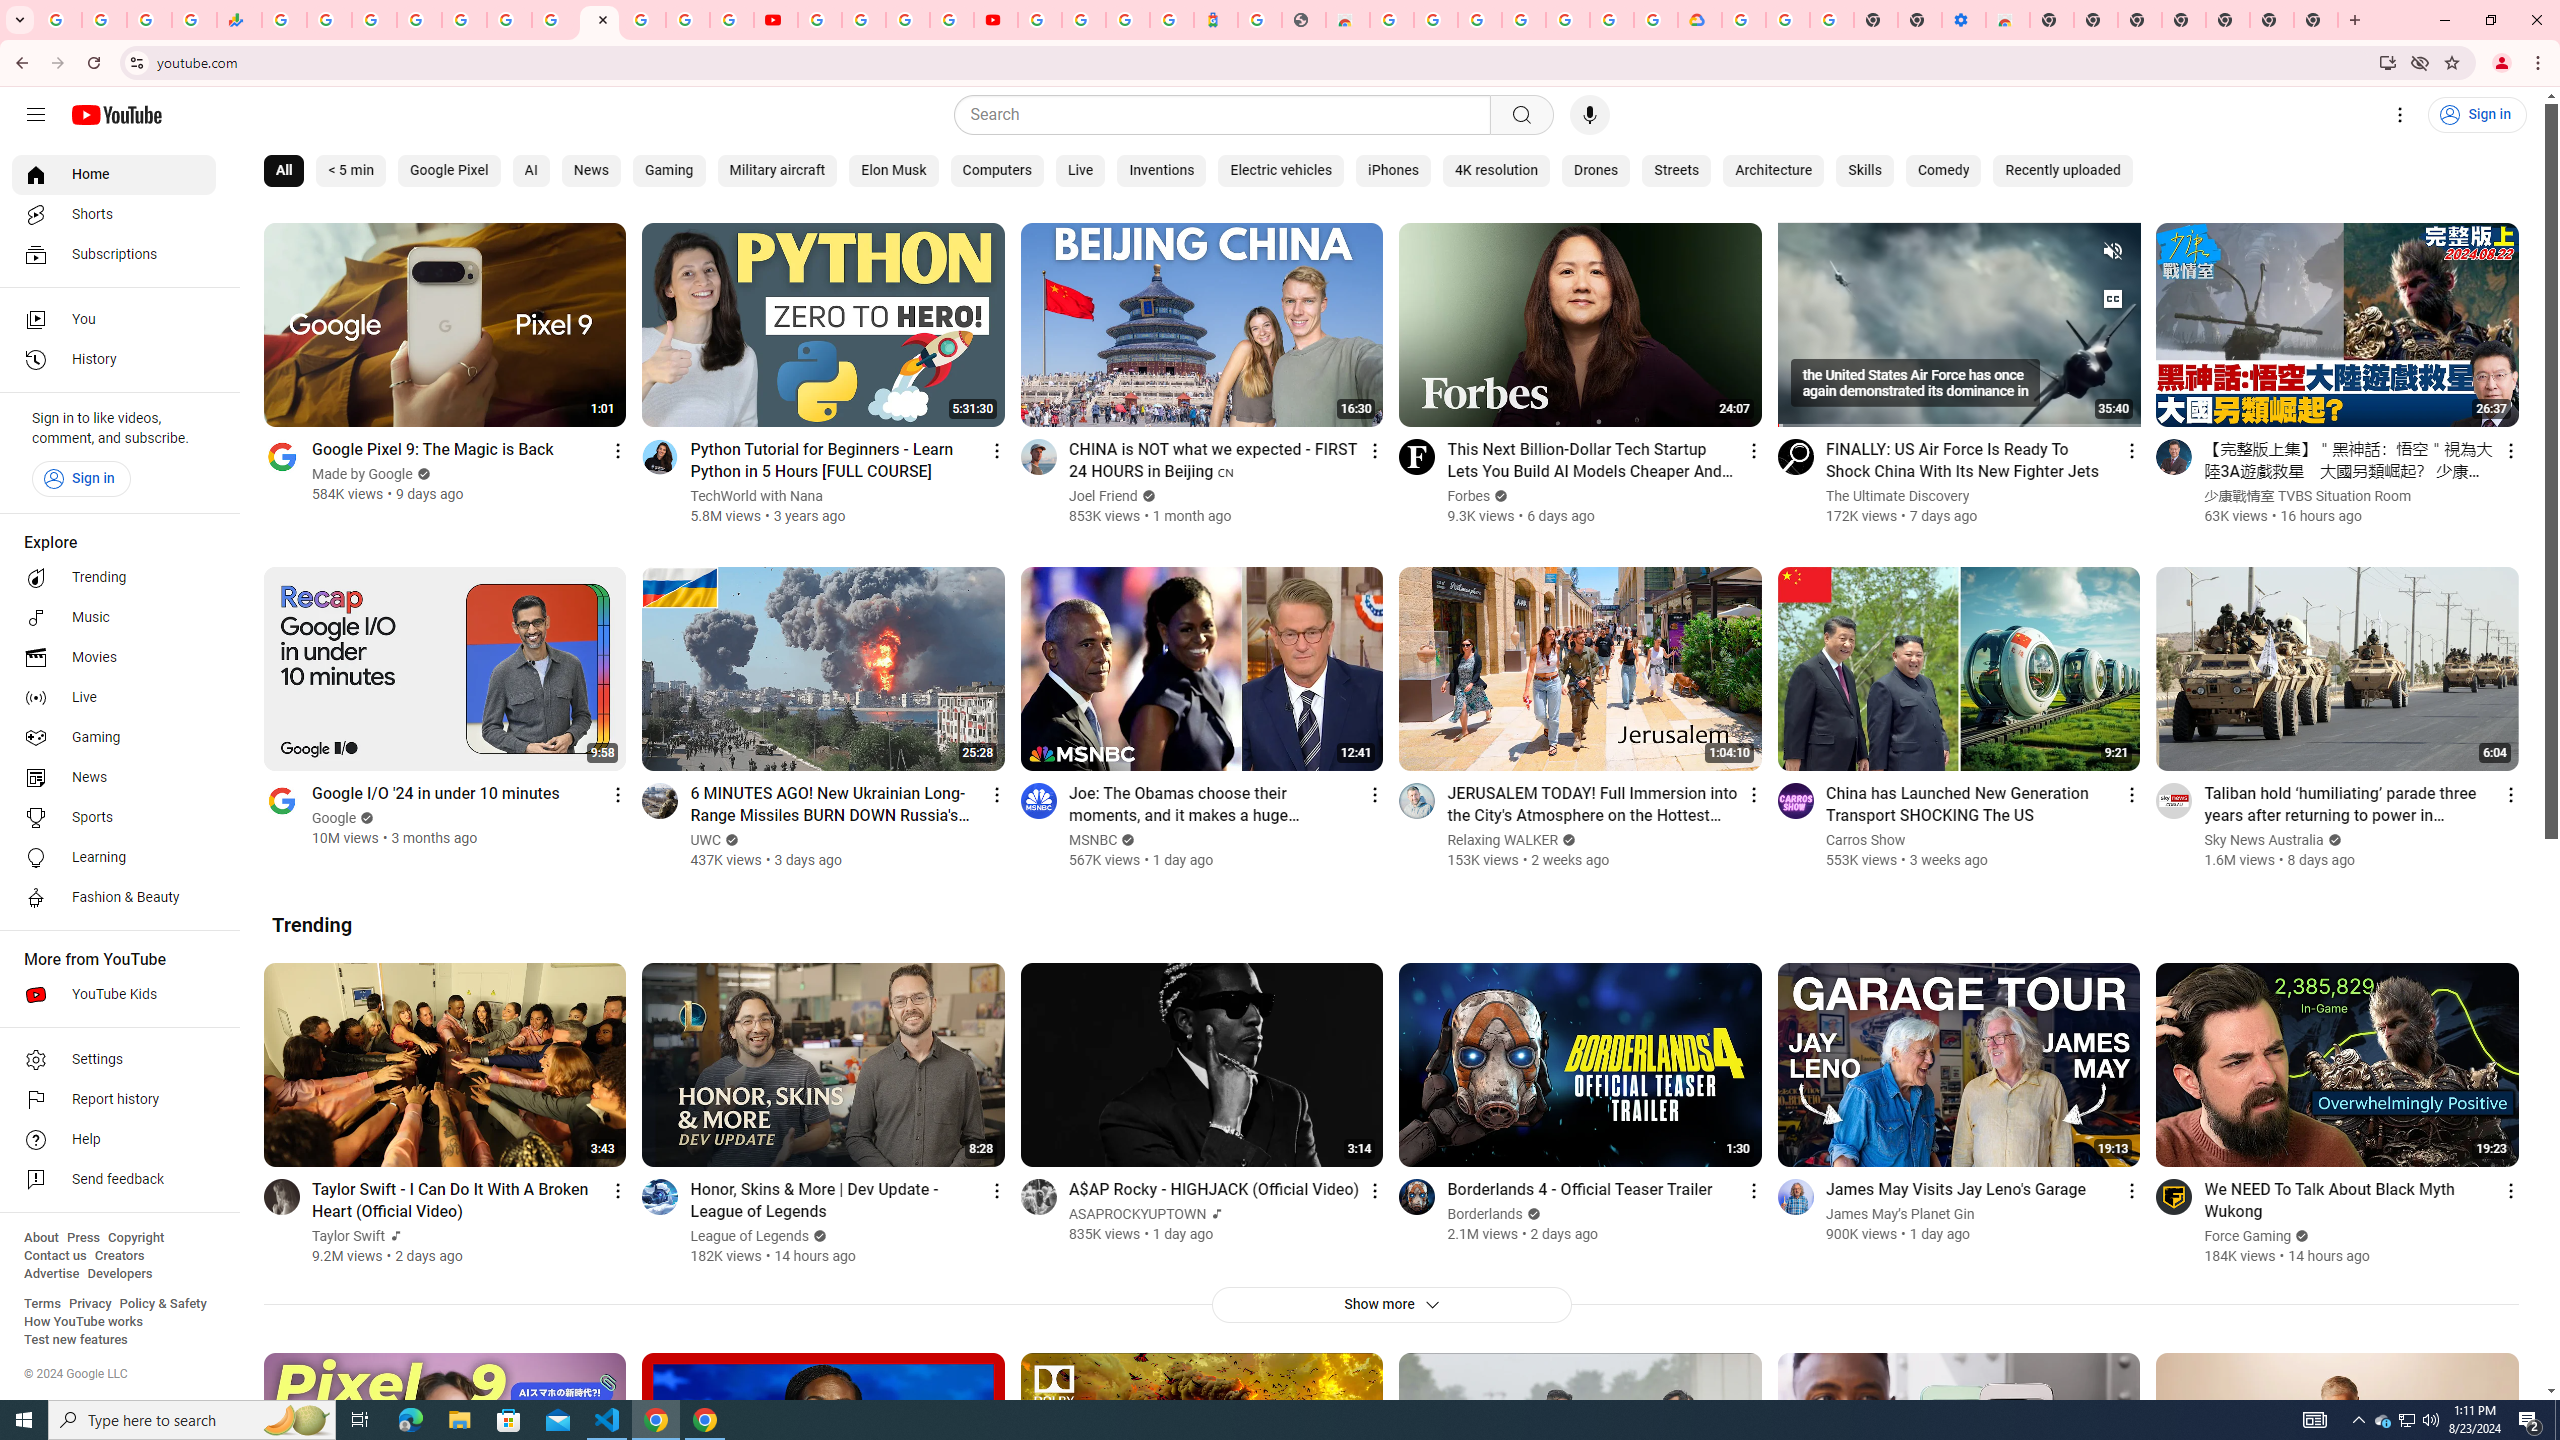  What do you see at coordinates (1501, 839) in the screenshot?
I see `'Relaxing WALKER'` at bounding box center [1501, 839].